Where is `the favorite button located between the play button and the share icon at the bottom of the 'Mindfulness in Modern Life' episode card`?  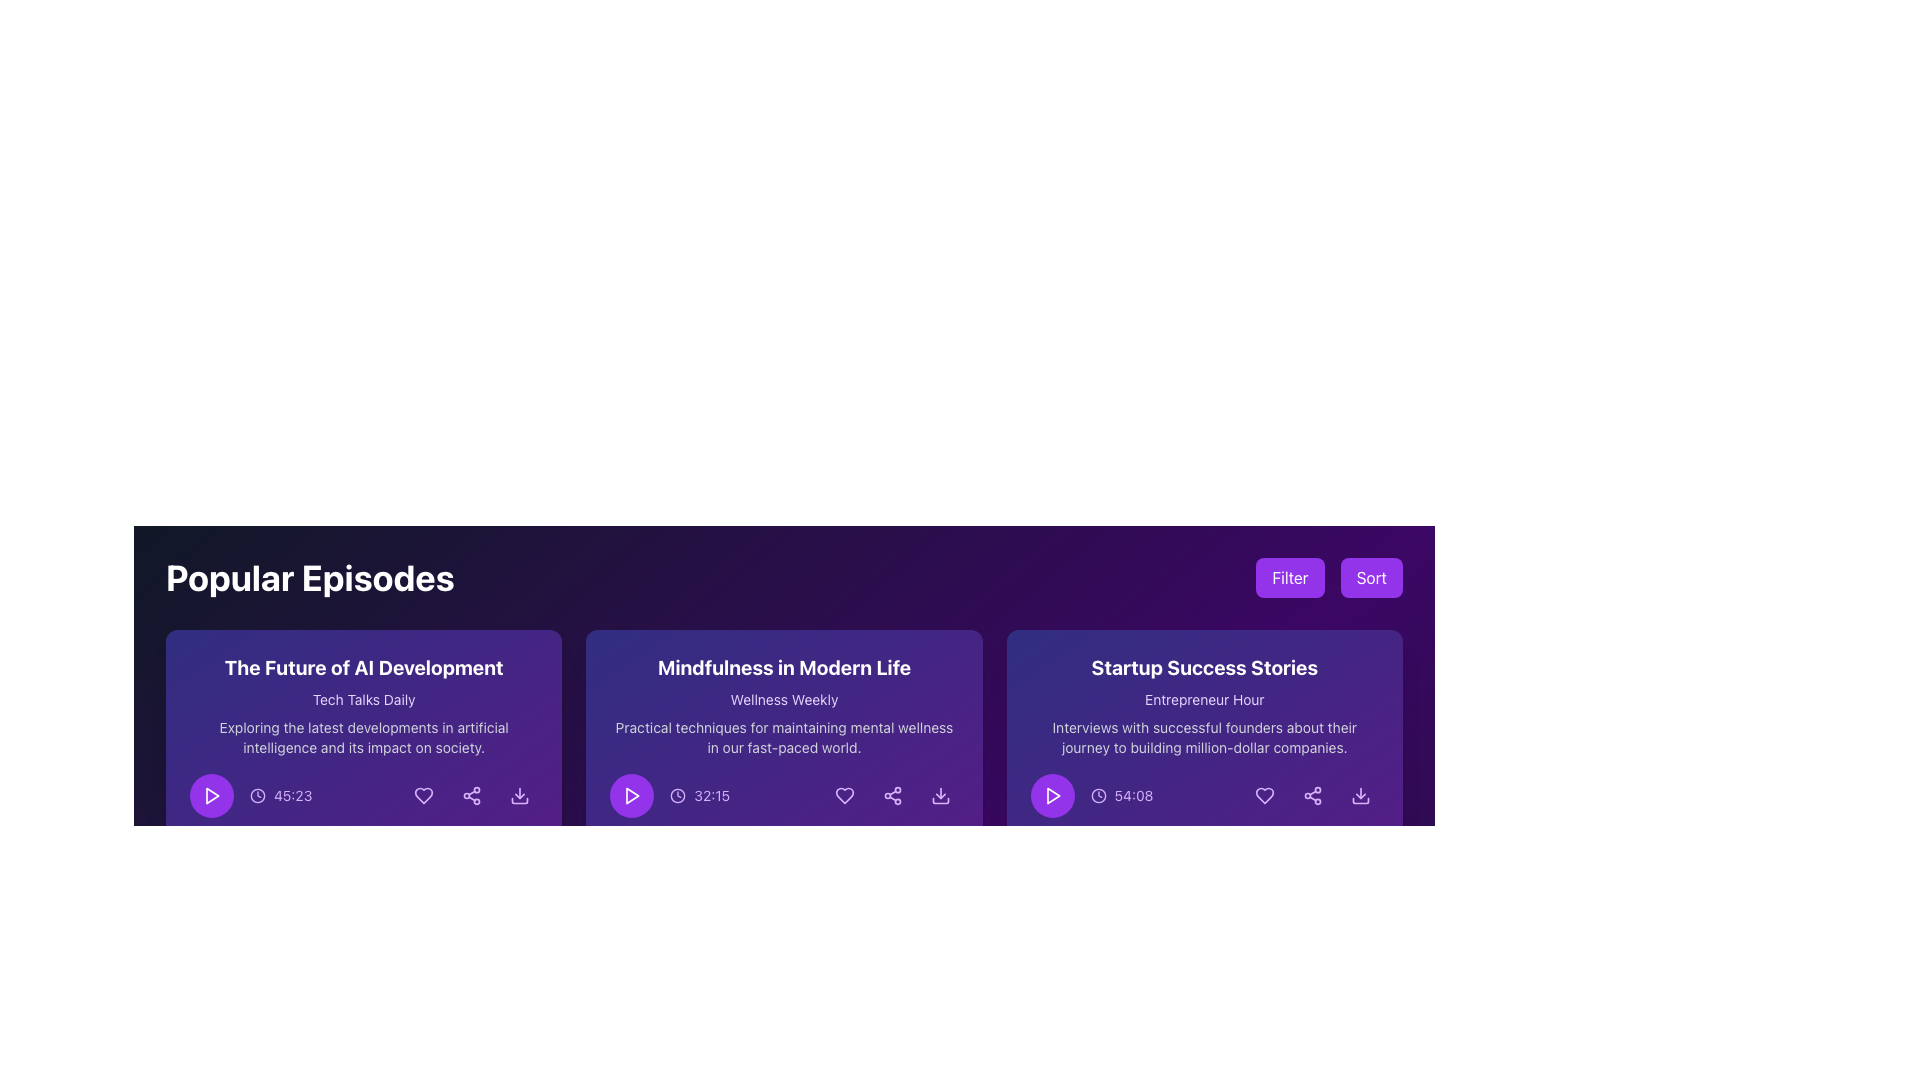 the favorite button located between the play button and the share icon at the bottom of the 'Mindfulness in Modern Life' episode card is located at coordinates (844, 794).